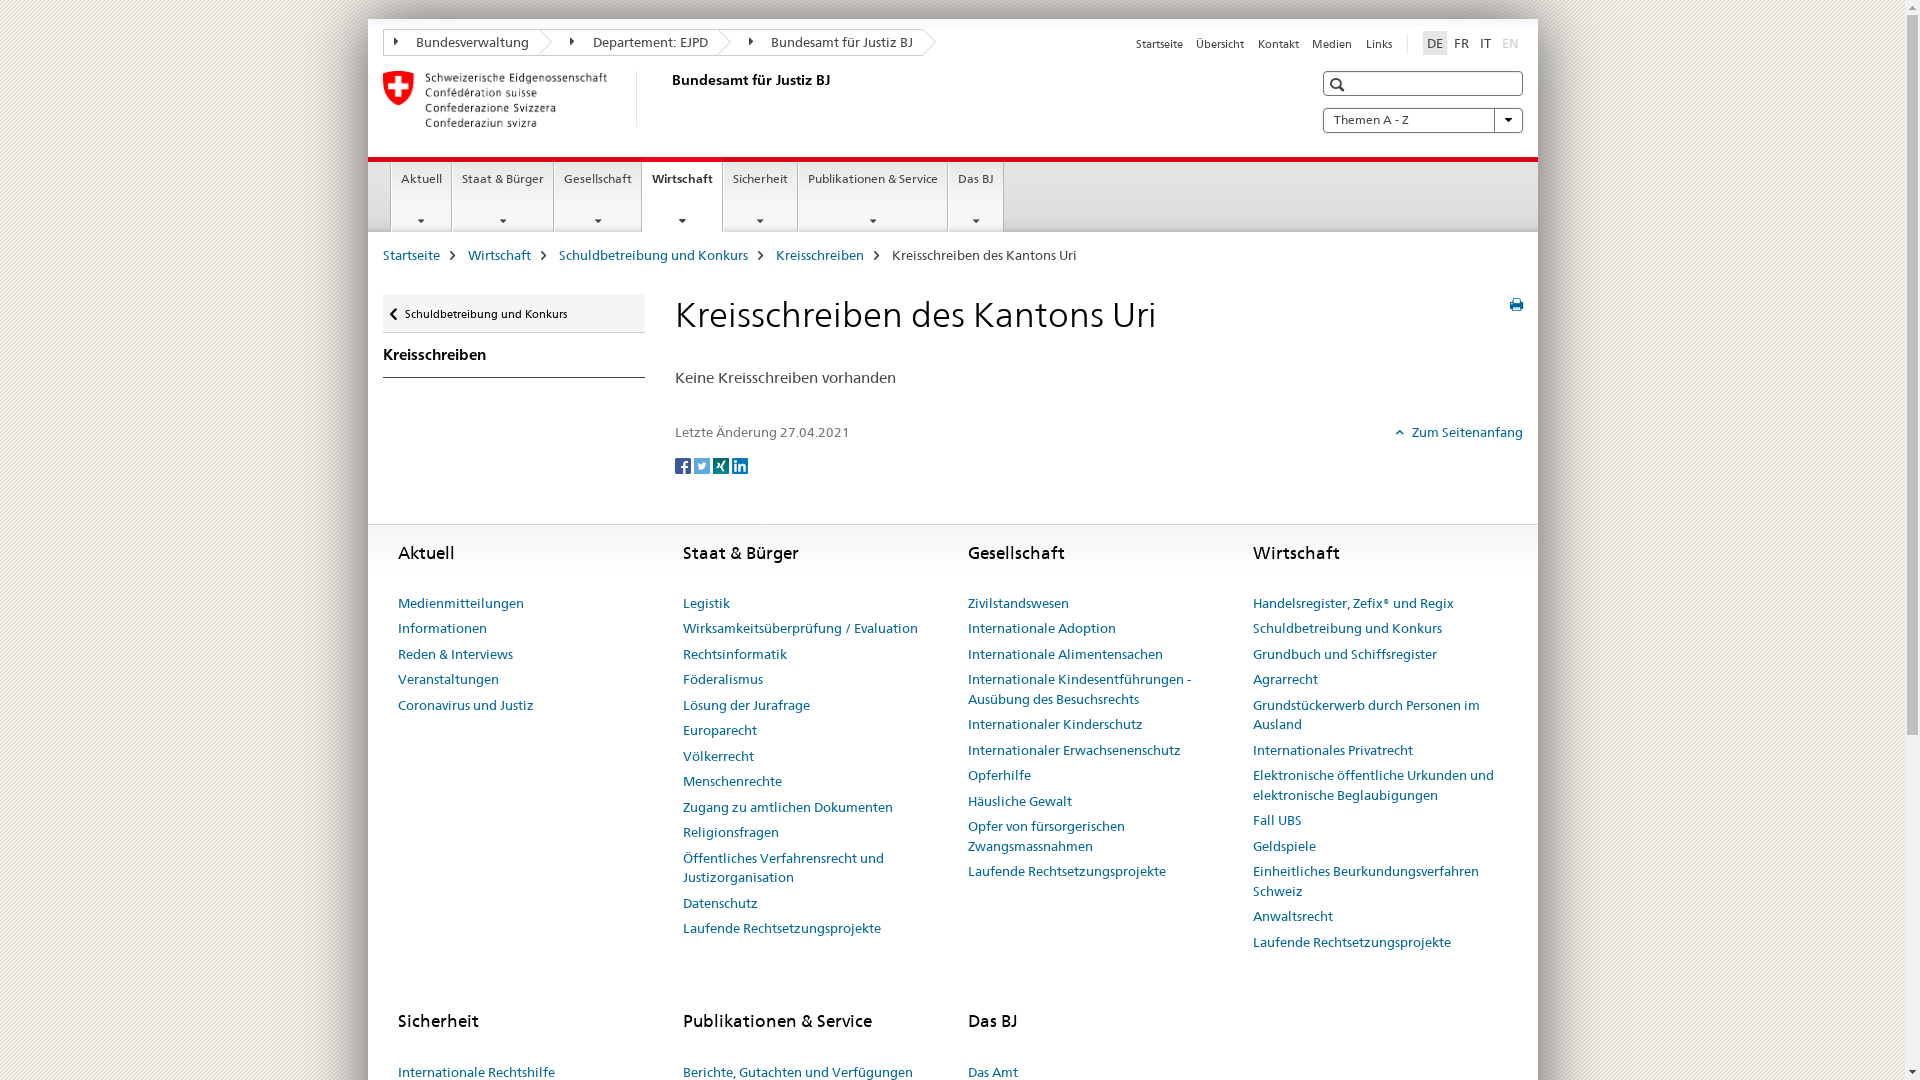 The width and height of the screenshot is (1920, 1080). Describe the element at coordinates (627, 42) in the screenshot. I see `'Departement: EJPD'` at that location.